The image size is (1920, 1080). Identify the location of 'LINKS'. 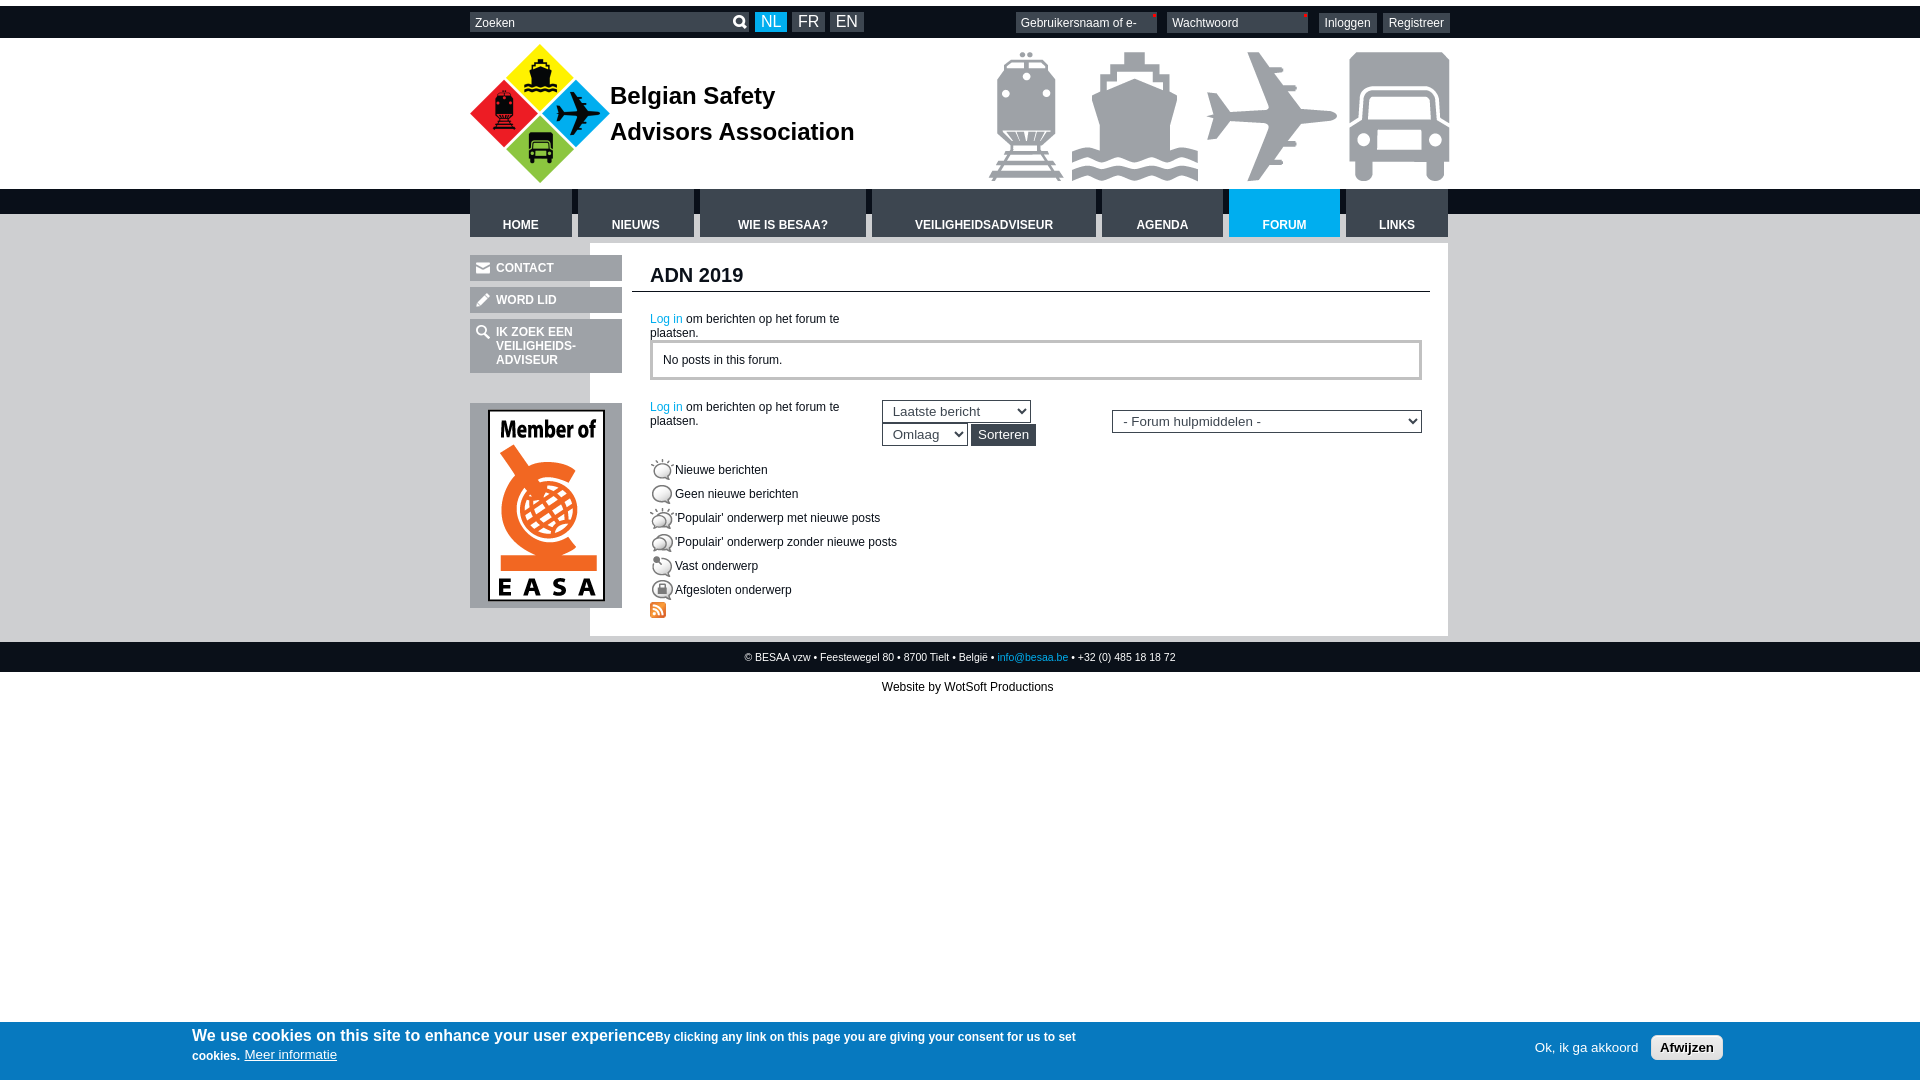
(1345, 212).